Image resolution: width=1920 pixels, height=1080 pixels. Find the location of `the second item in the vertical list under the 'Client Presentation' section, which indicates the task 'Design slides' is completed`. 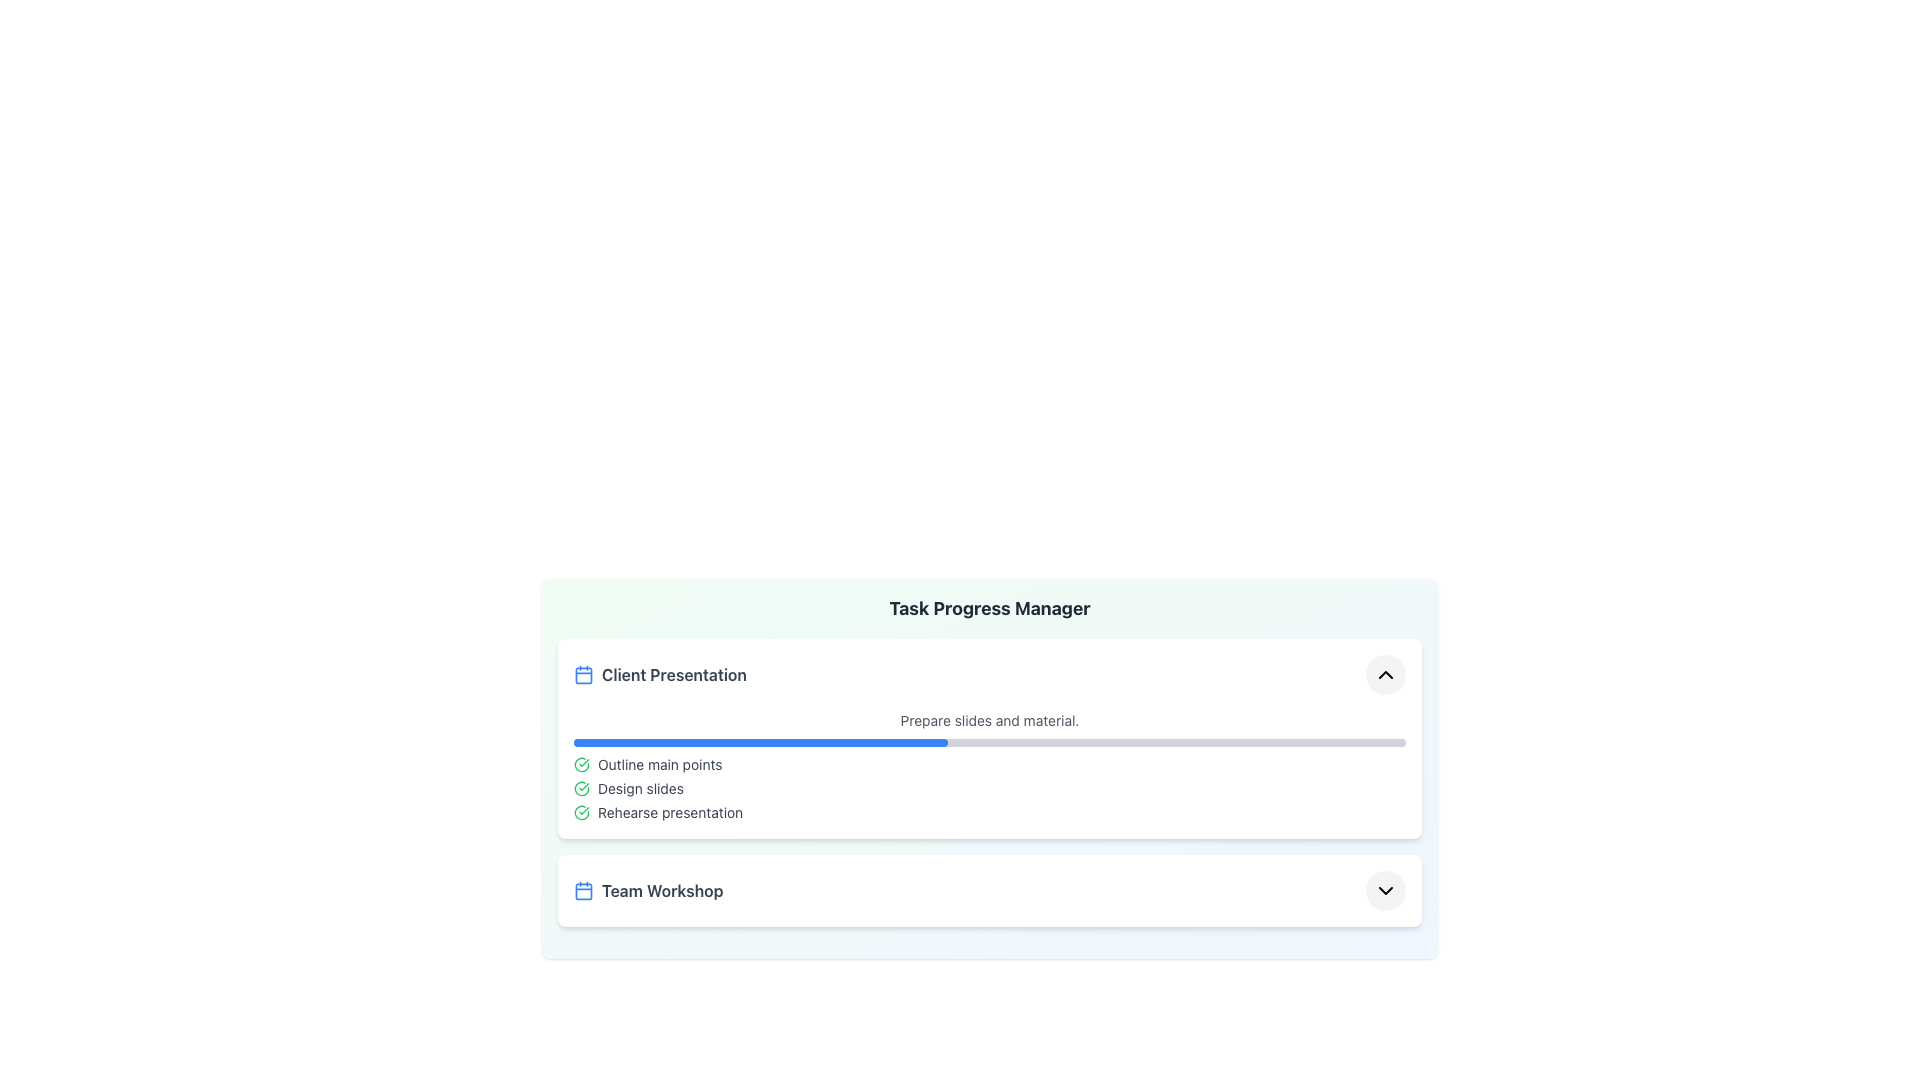

the second item in the vertical list under the 'Client Presentation' section, which indicates the task 'Design slides' is completed is located at coordinates (989, 788).